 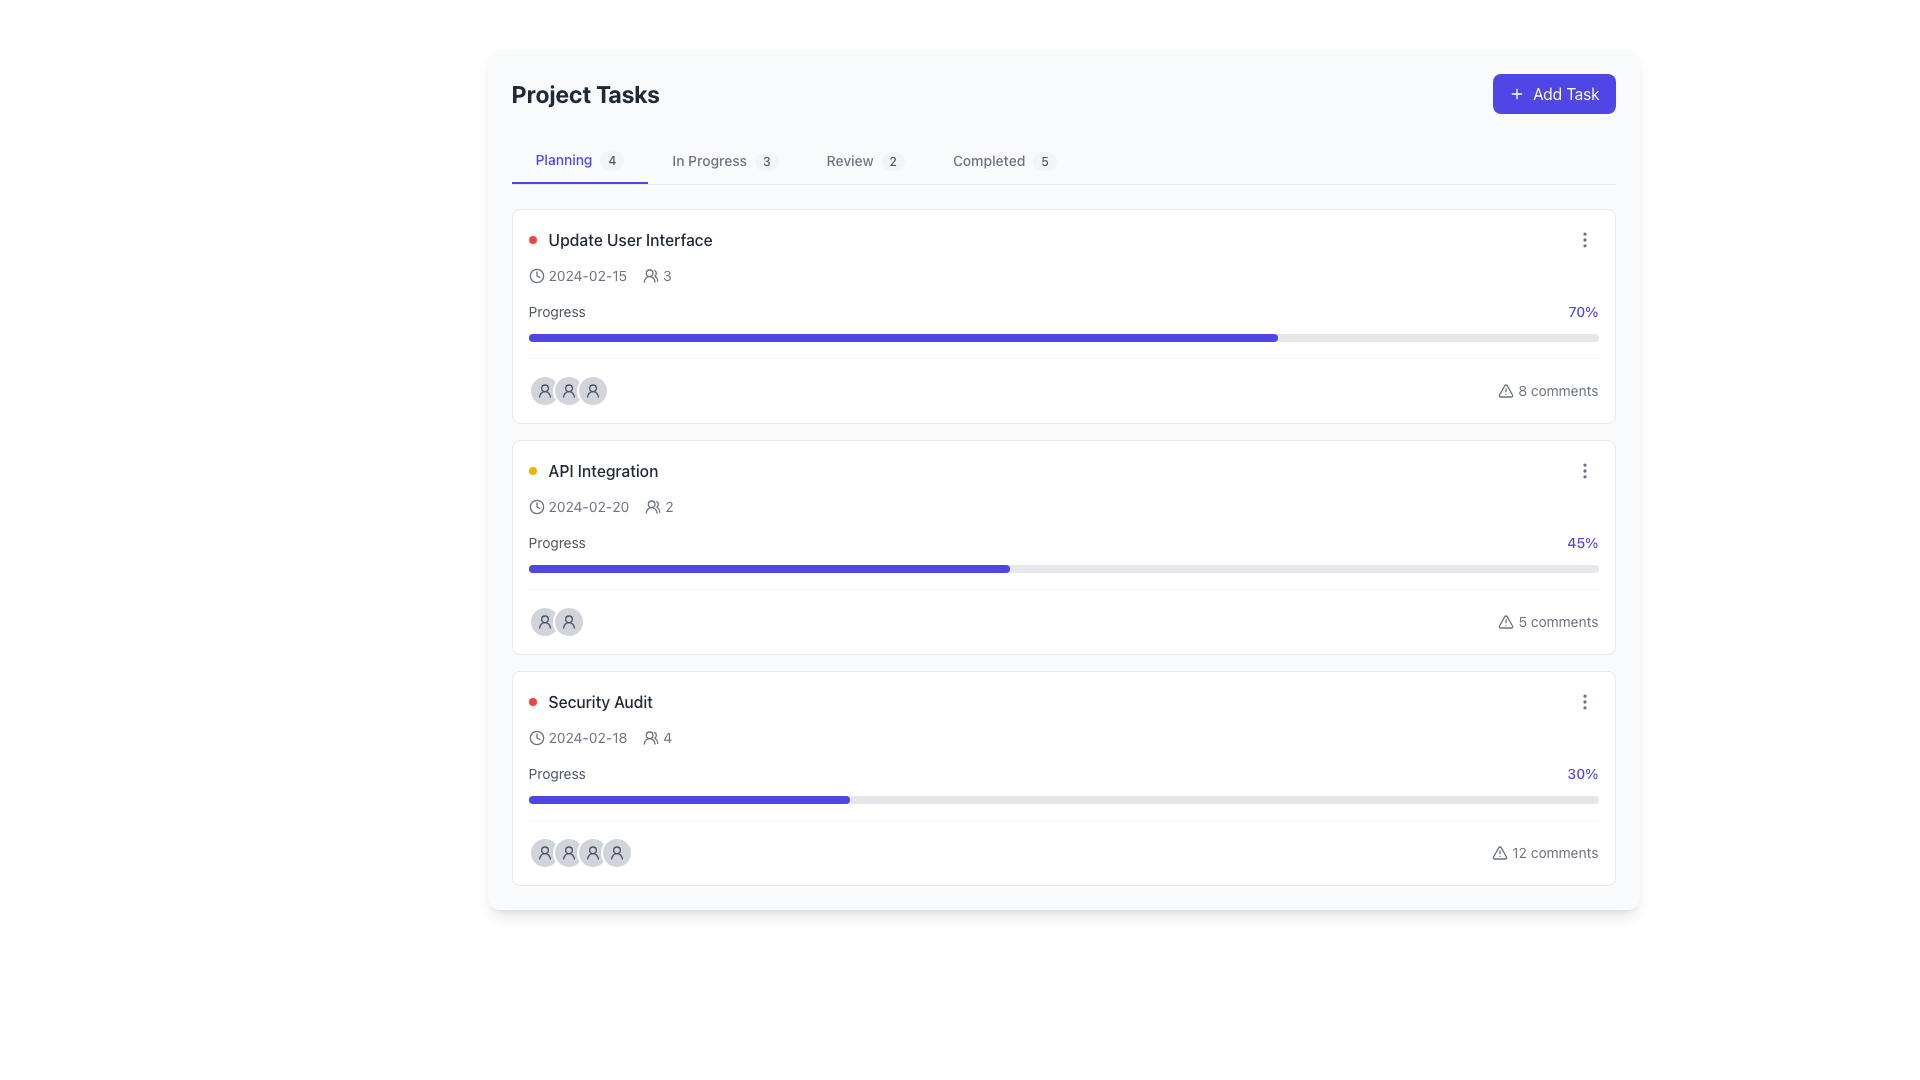 What do you see at coordinates (536, 505) in the screenshot?
I see `SVG clock icon located within the second task card labeled 'API Integration', positioned to the left of the date text '2024-02-20'` at bounding box center [536, 505].